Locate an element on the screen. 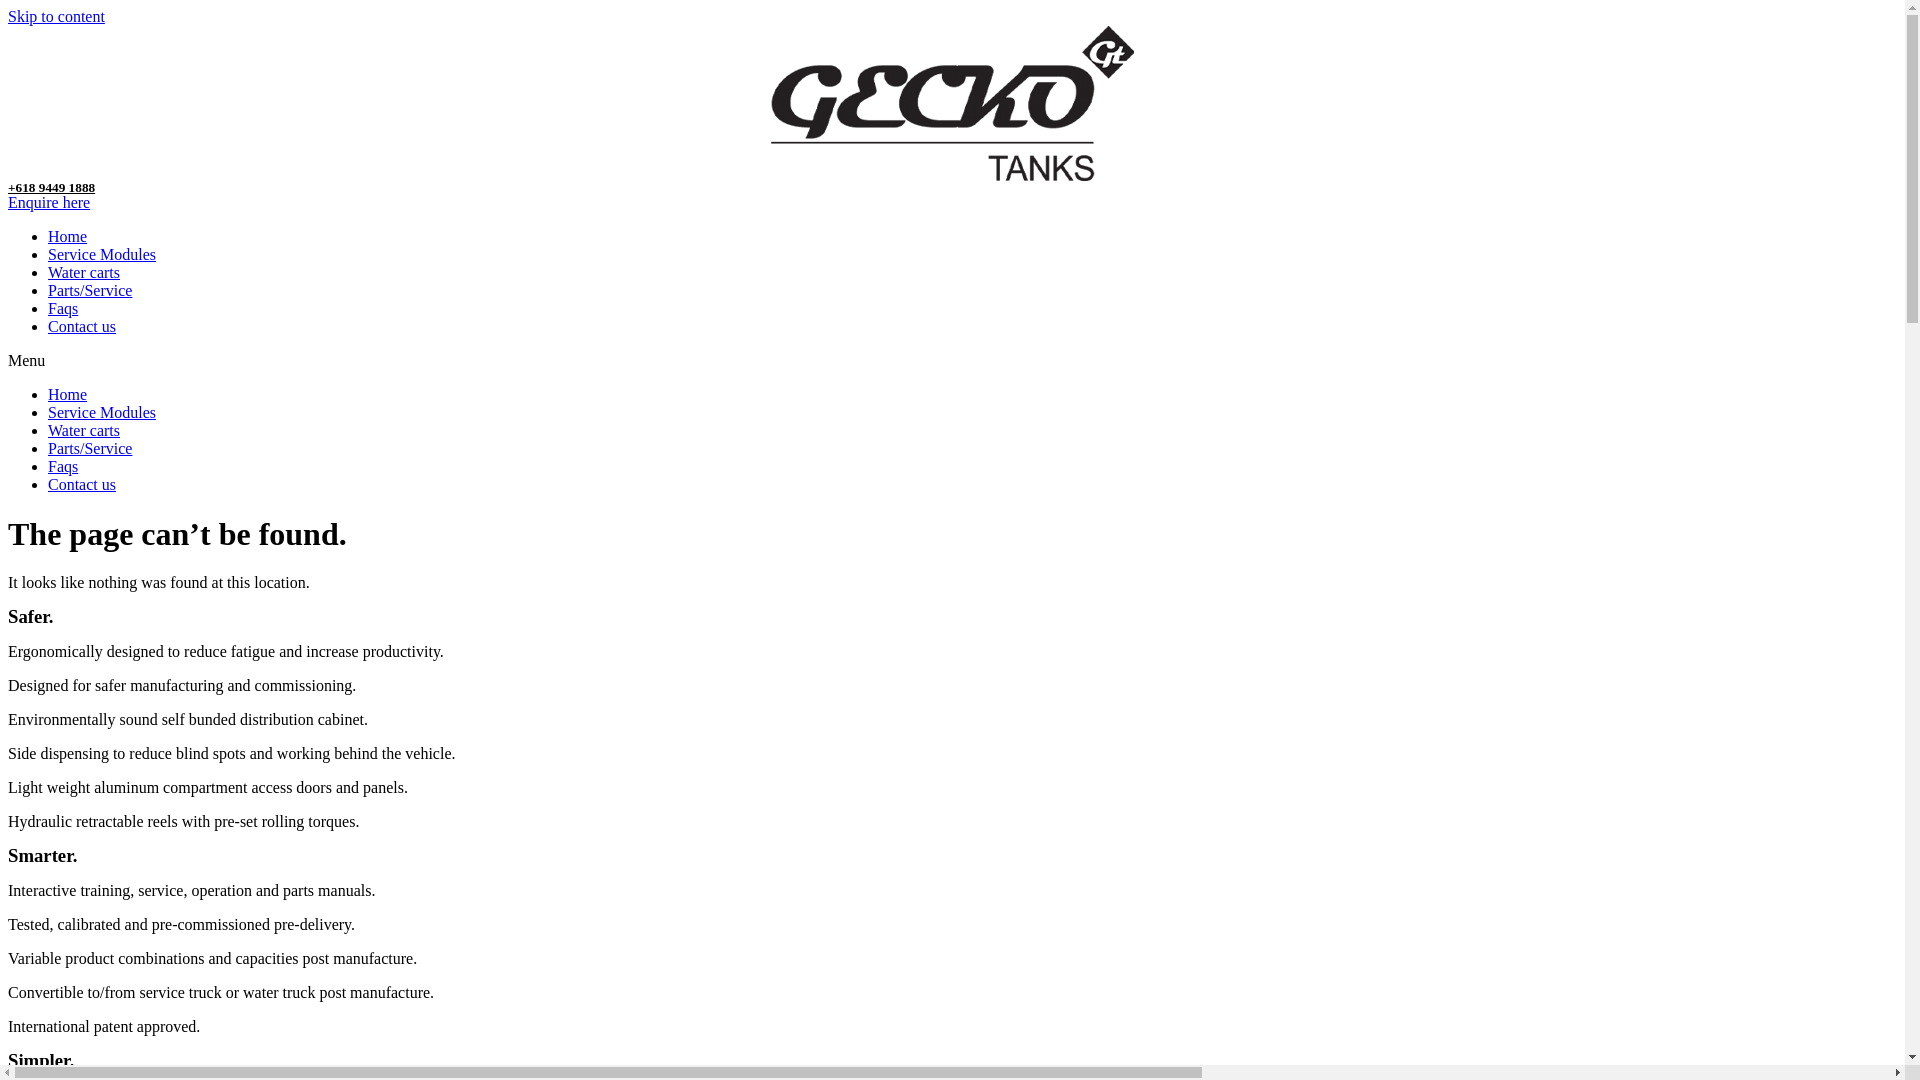 Image resolution: width=1920 pixels, height=1080 pixels. 'Enquire here' is located at coordinates (48, 202).